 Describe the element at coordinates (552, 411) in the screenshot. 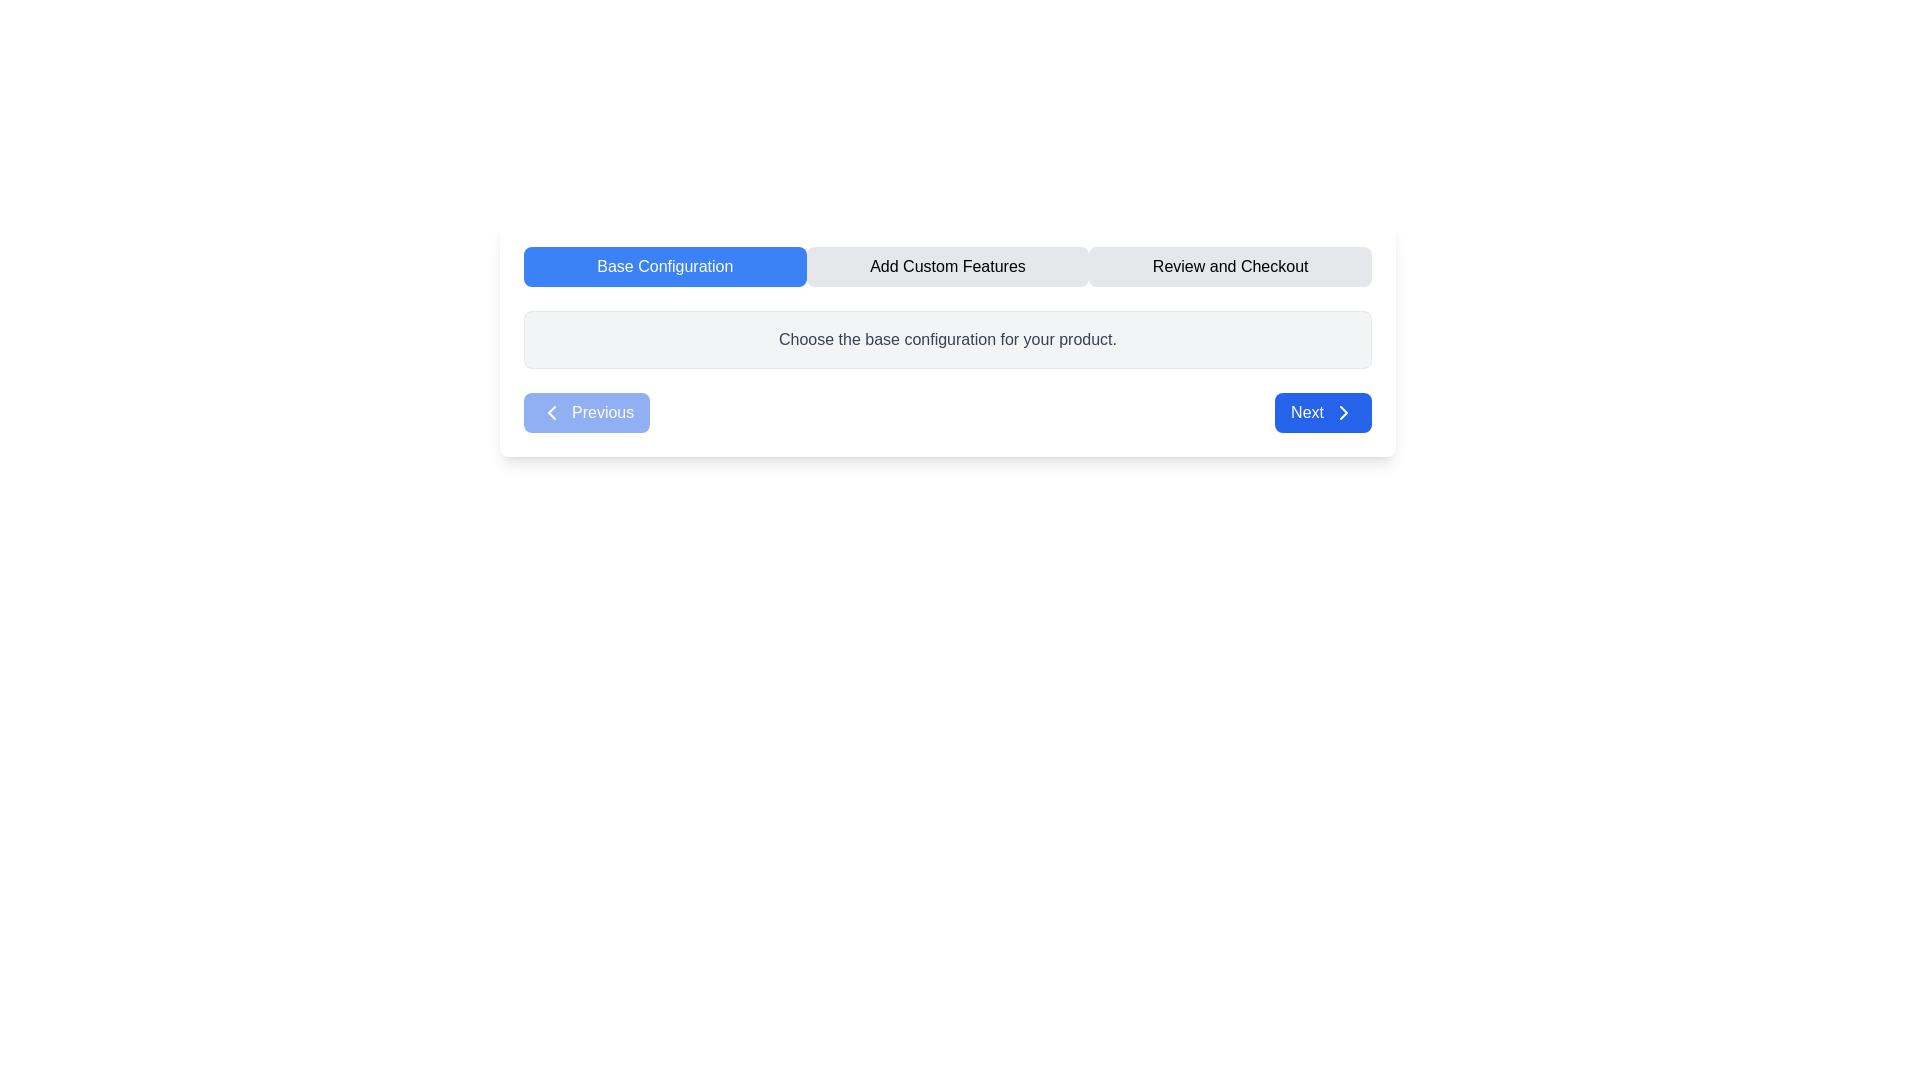

I see `the SVG Icon representing the navigational action to move to the previous step, located adjacent to the 'Previous' button at the bottom-left of the central interface panel` at that location.